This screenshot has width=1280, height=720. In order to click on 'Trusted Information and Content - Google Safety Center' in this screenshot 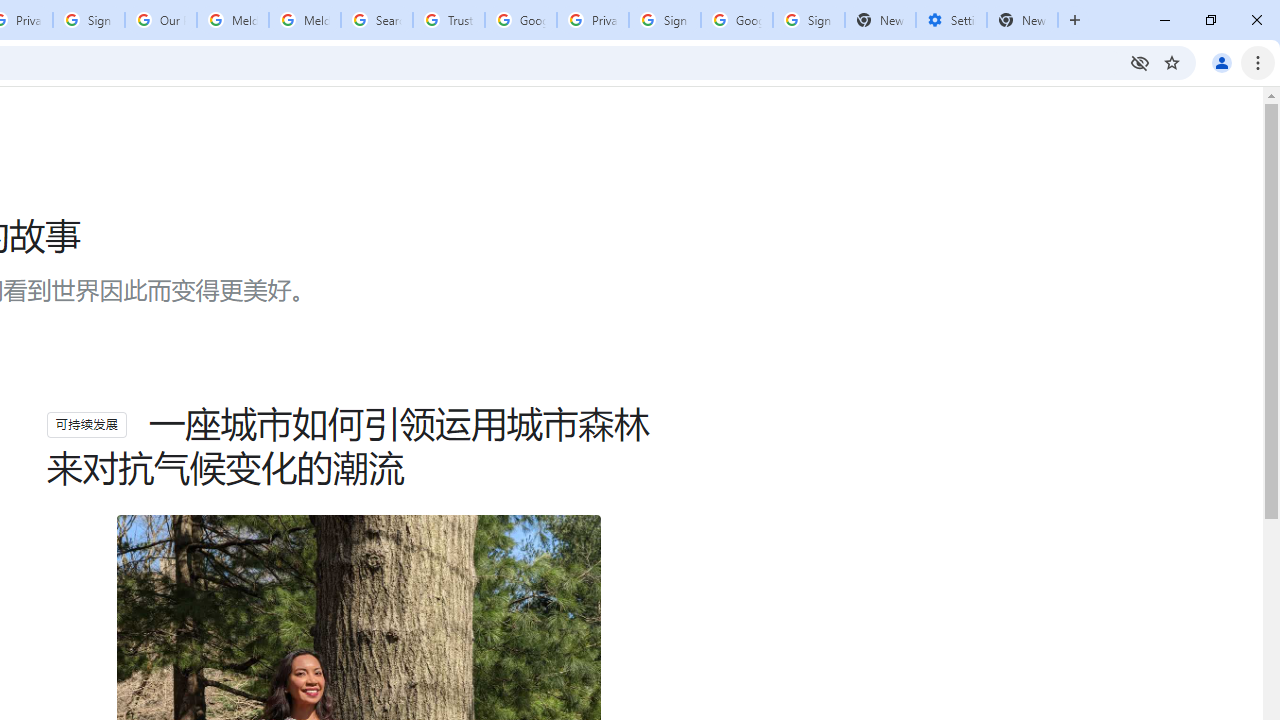, I will do `click(448, 20)`.